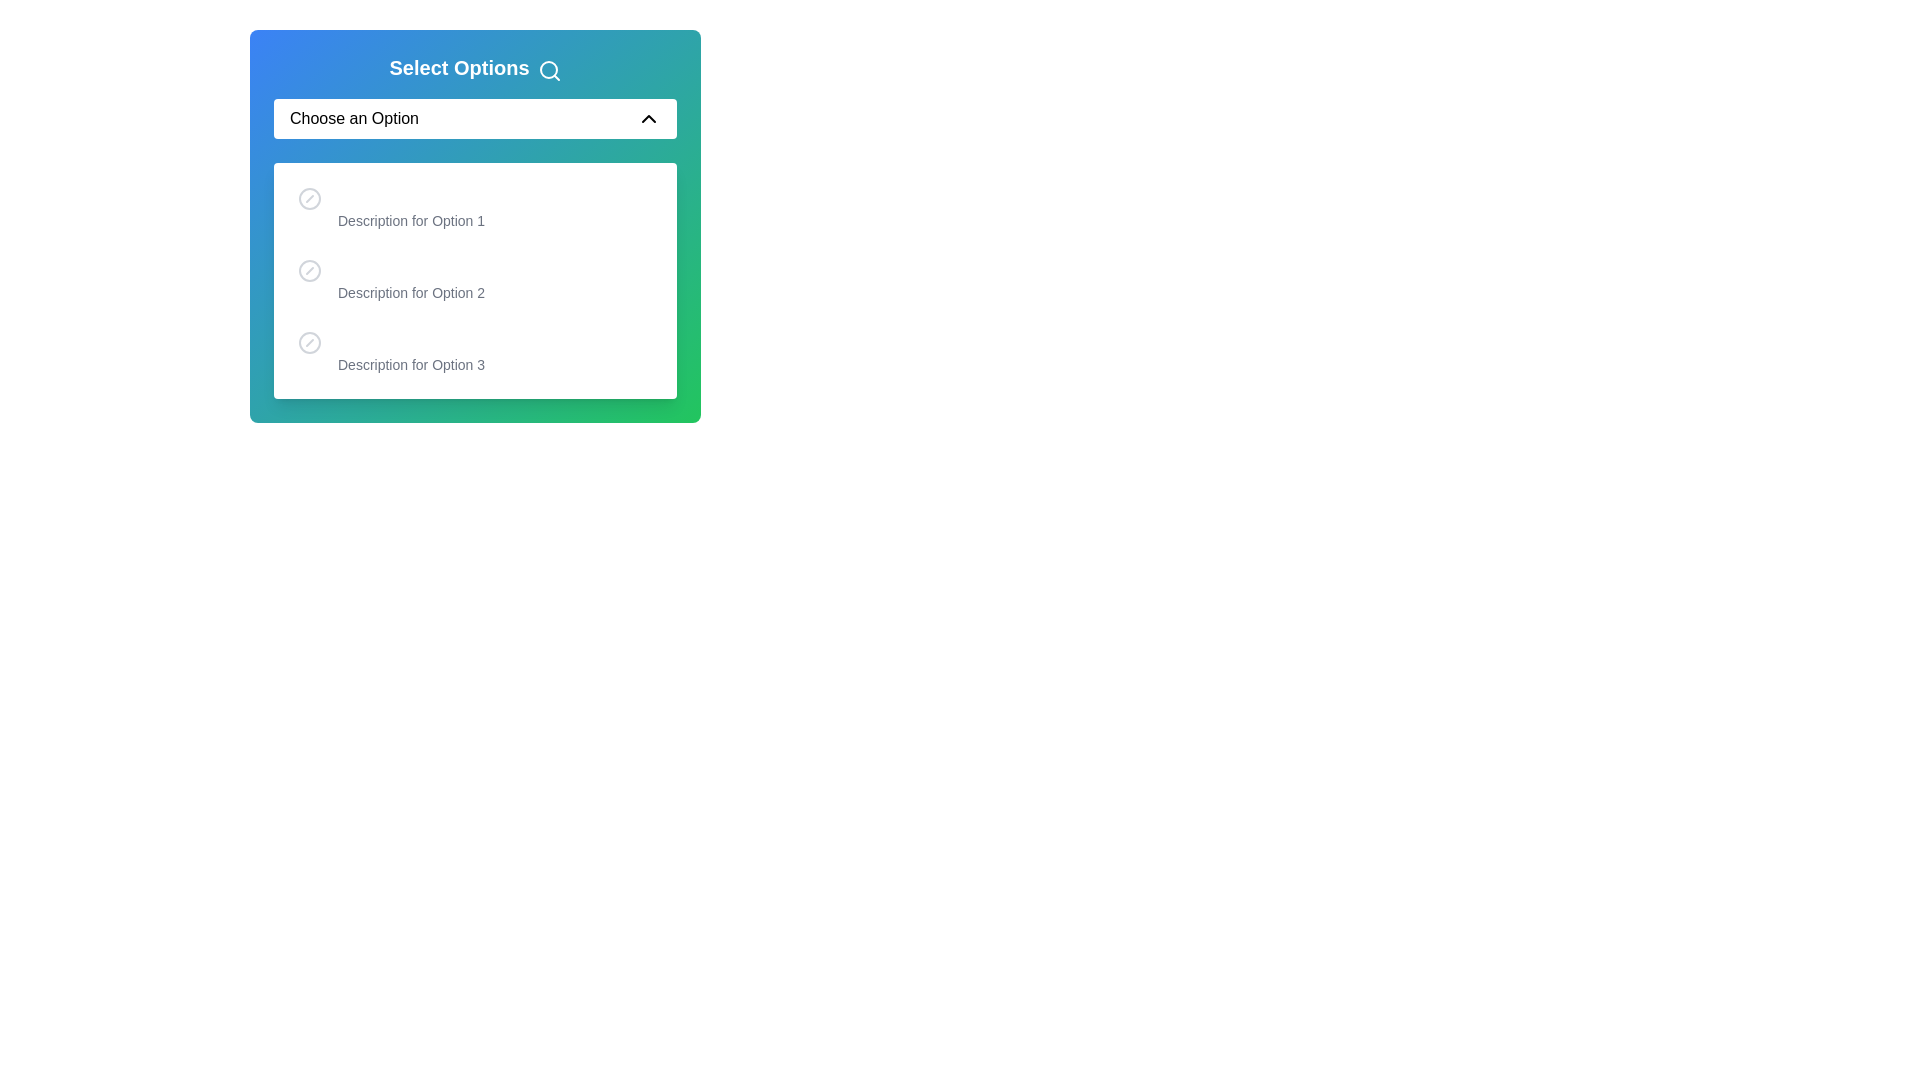 The width and height of the screenshot is (1920, 1080). I want to click on the first selectable list item in the dropdown menu, which features a circular icon on the left and the text 'Option 1' with a description below it, so click(474, 208).